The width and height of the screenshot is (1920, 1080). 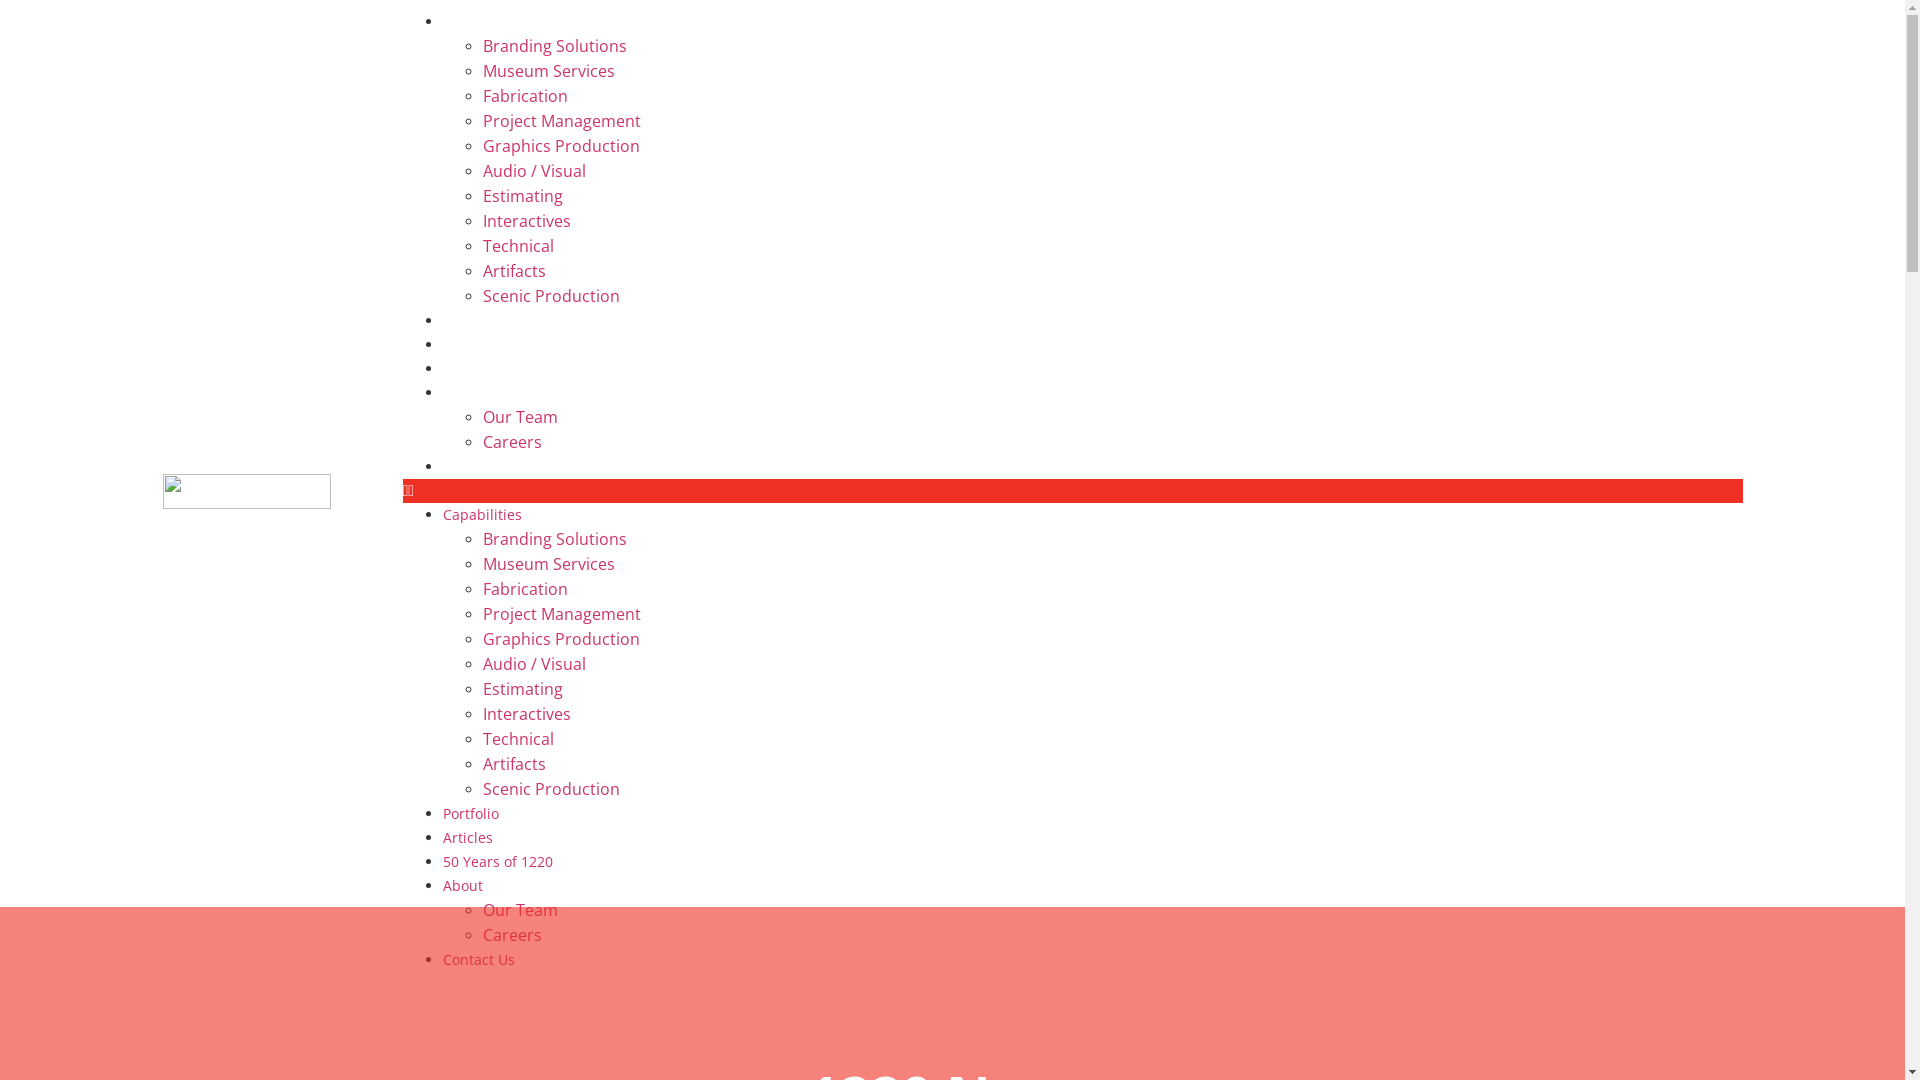 I want to click on 'Portfolio', so click(x=440, y=319).